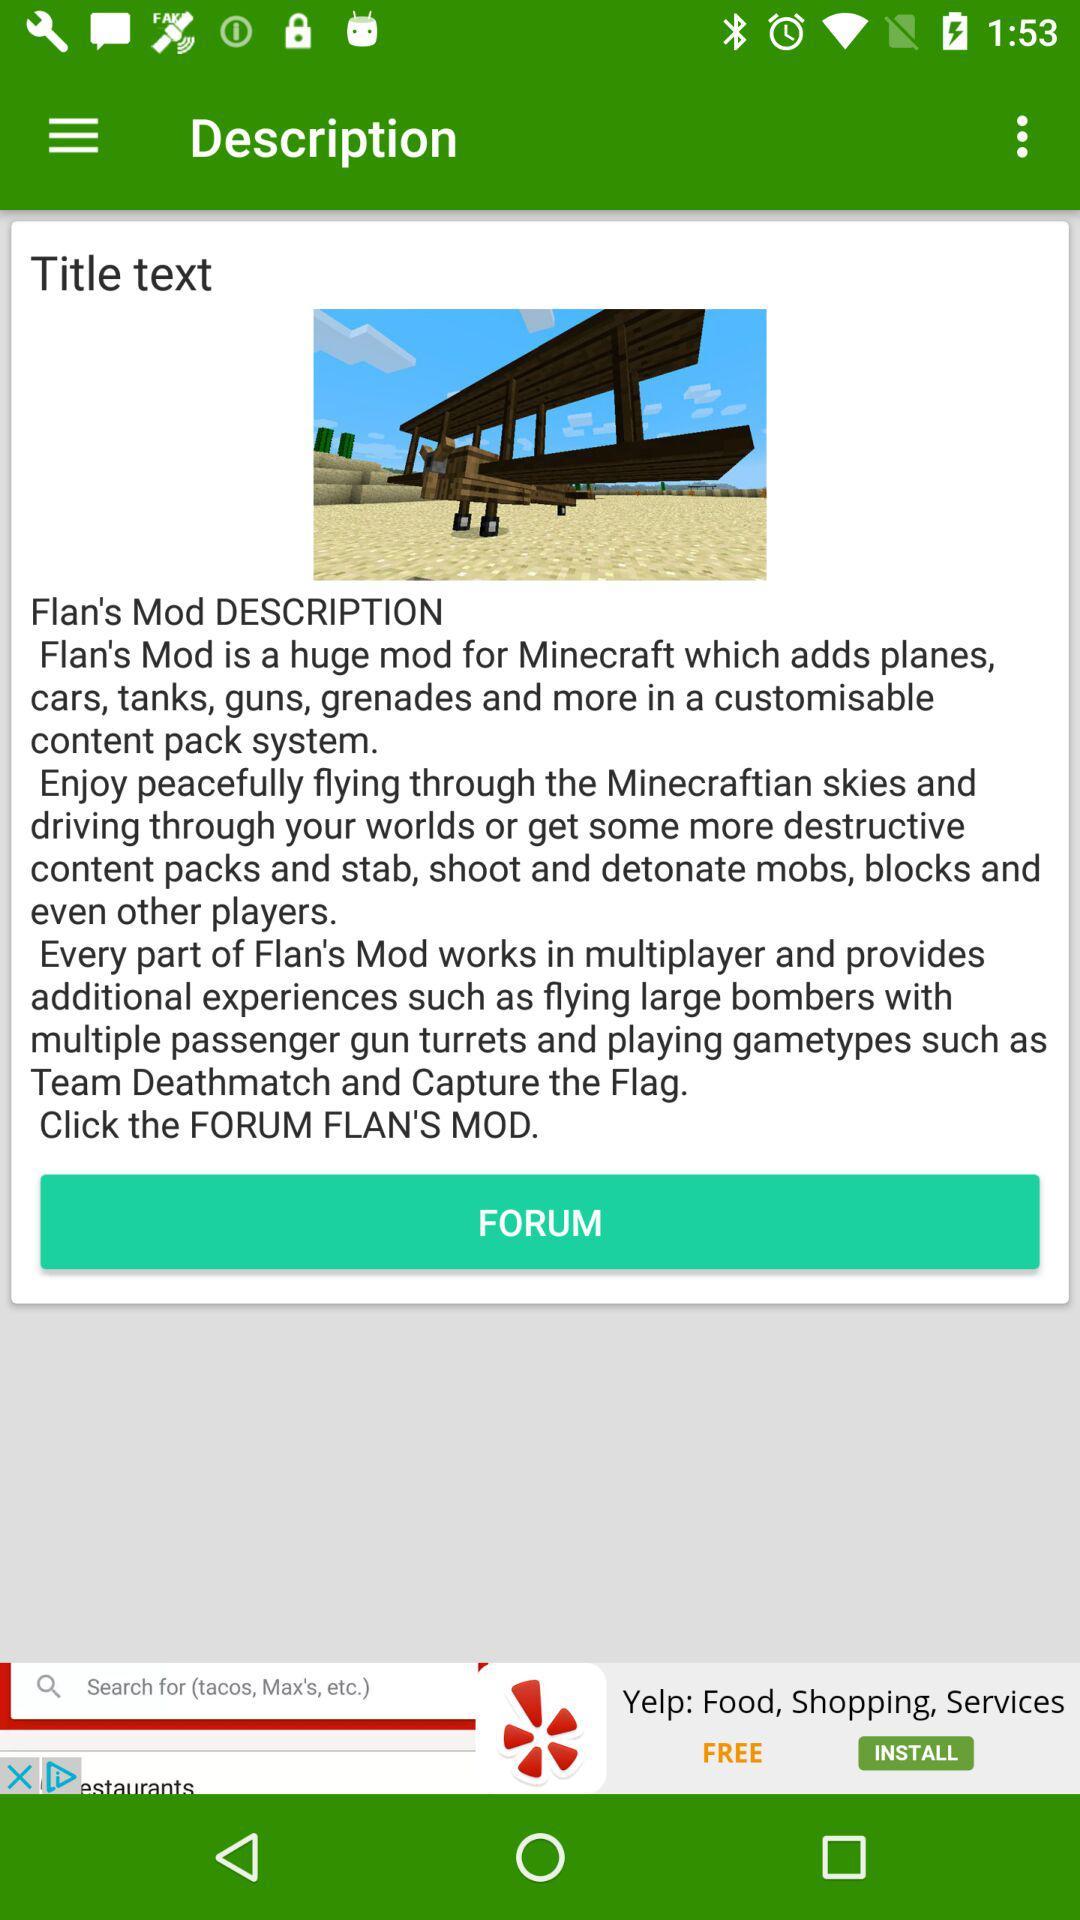 The height and width of the screenshot is (1920, 1080). I want to click on open advertisement, so click(540, 1727).